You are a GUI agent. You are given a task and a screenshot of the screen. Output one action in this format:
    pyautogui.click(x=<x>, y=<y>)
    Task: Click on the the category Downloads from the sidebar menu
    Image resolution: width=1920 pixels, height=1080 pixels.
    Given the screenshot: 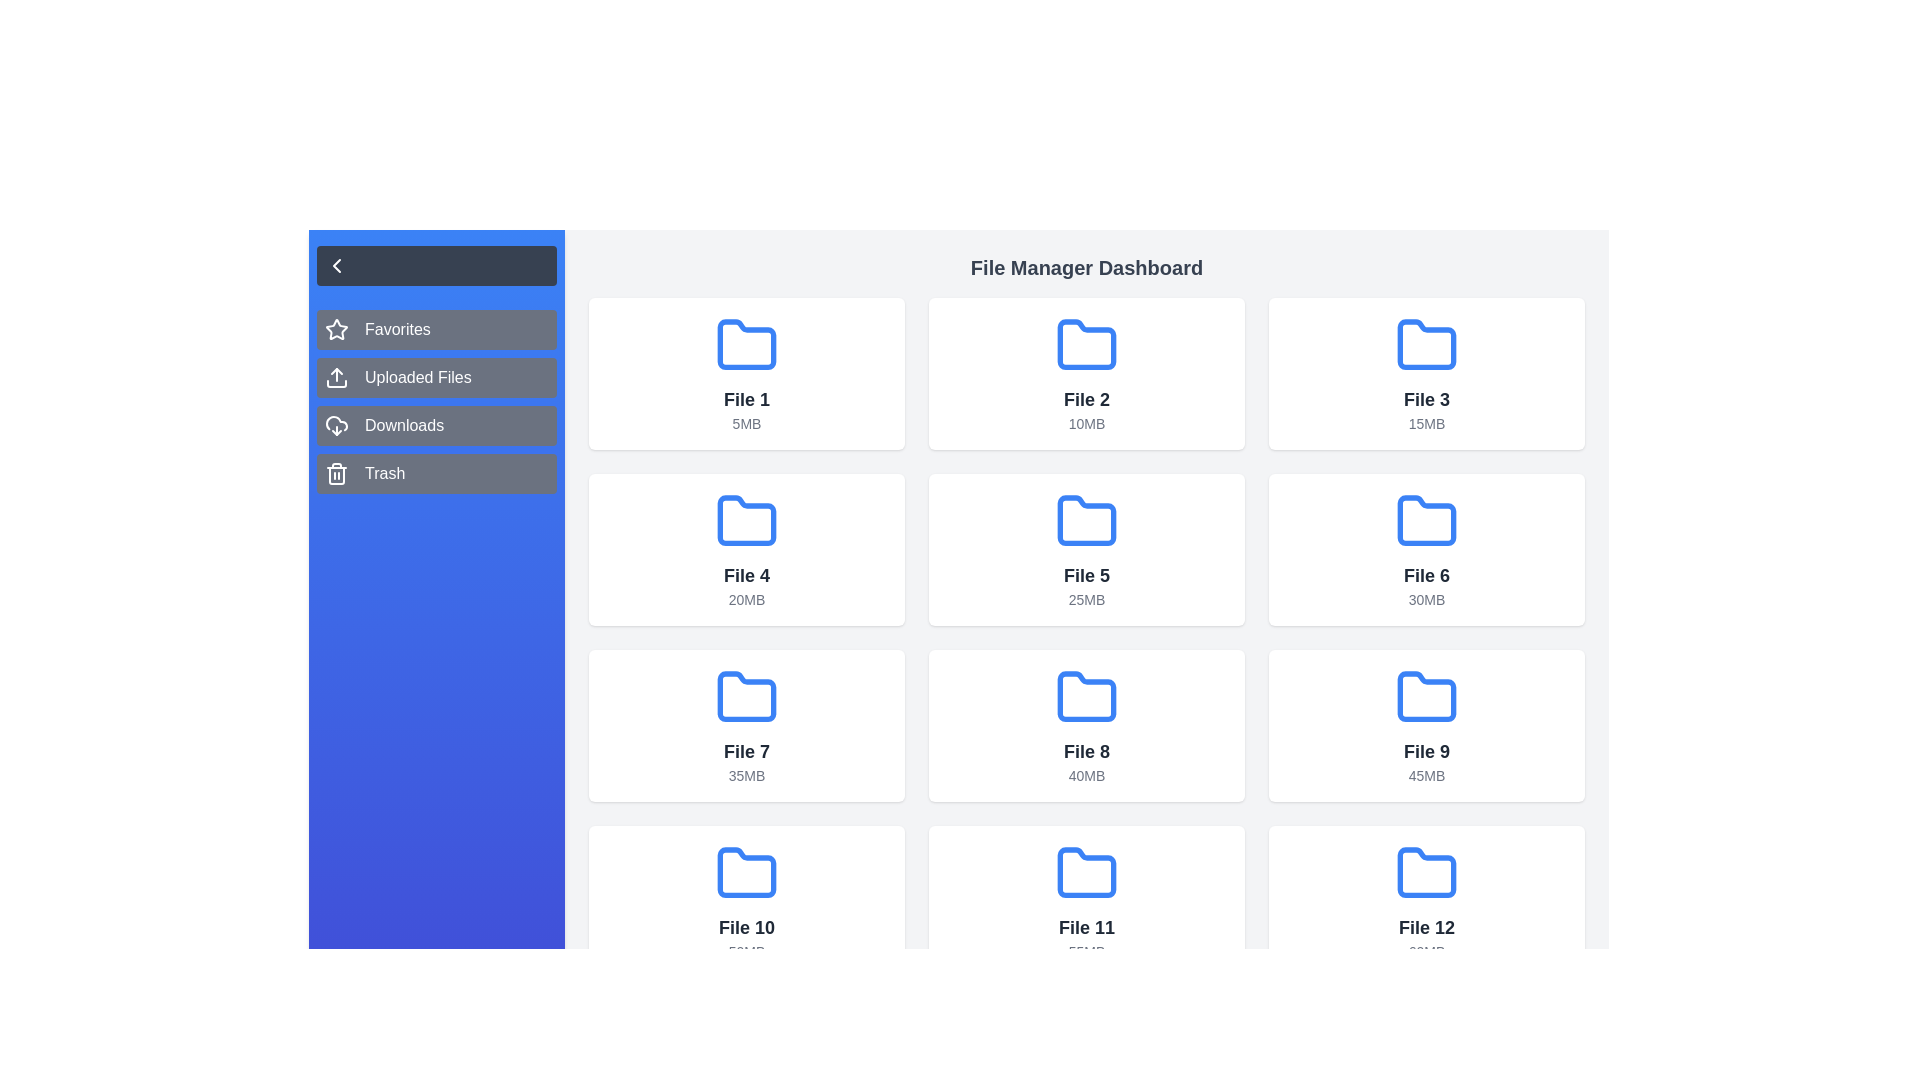 What is the action you would take?
    pyautogui.click(x=435, y=424)
    